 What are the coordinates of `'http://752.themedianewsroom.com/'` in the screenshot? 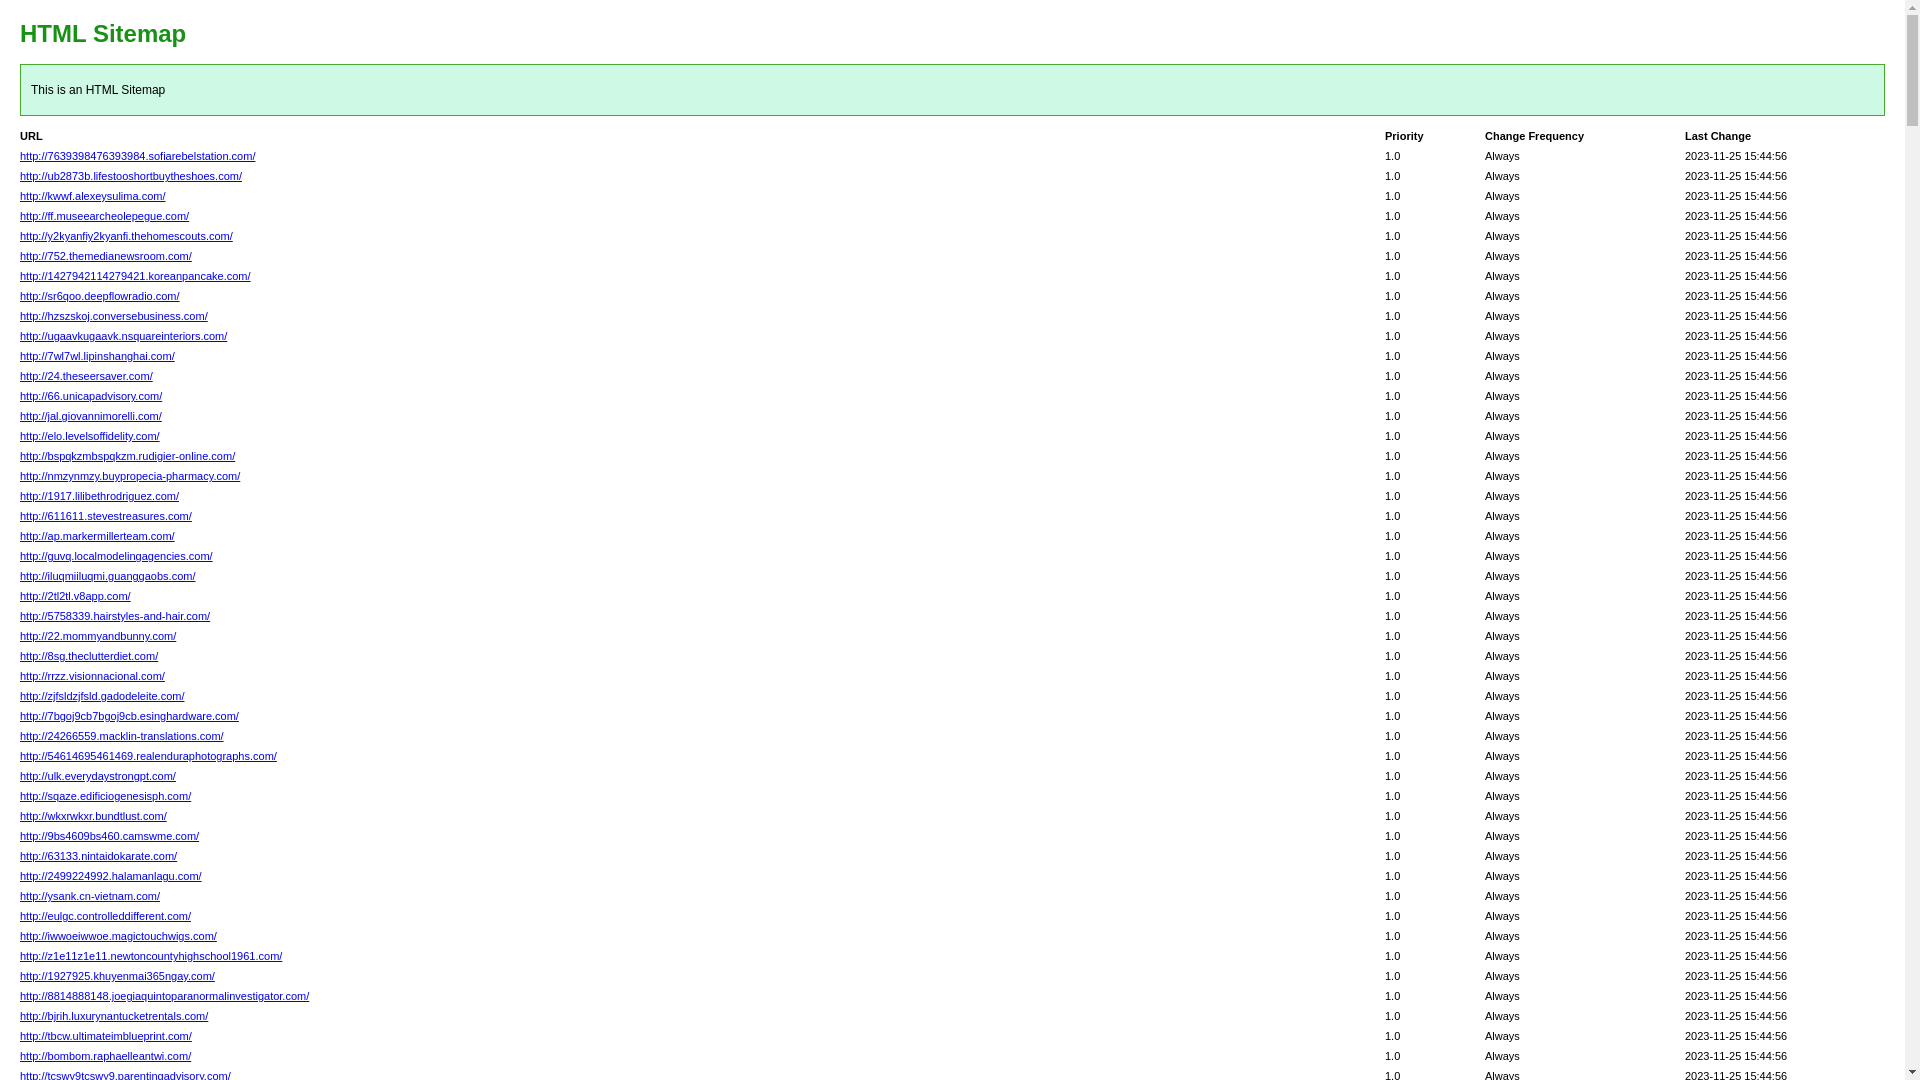 It's located at (104, 254).